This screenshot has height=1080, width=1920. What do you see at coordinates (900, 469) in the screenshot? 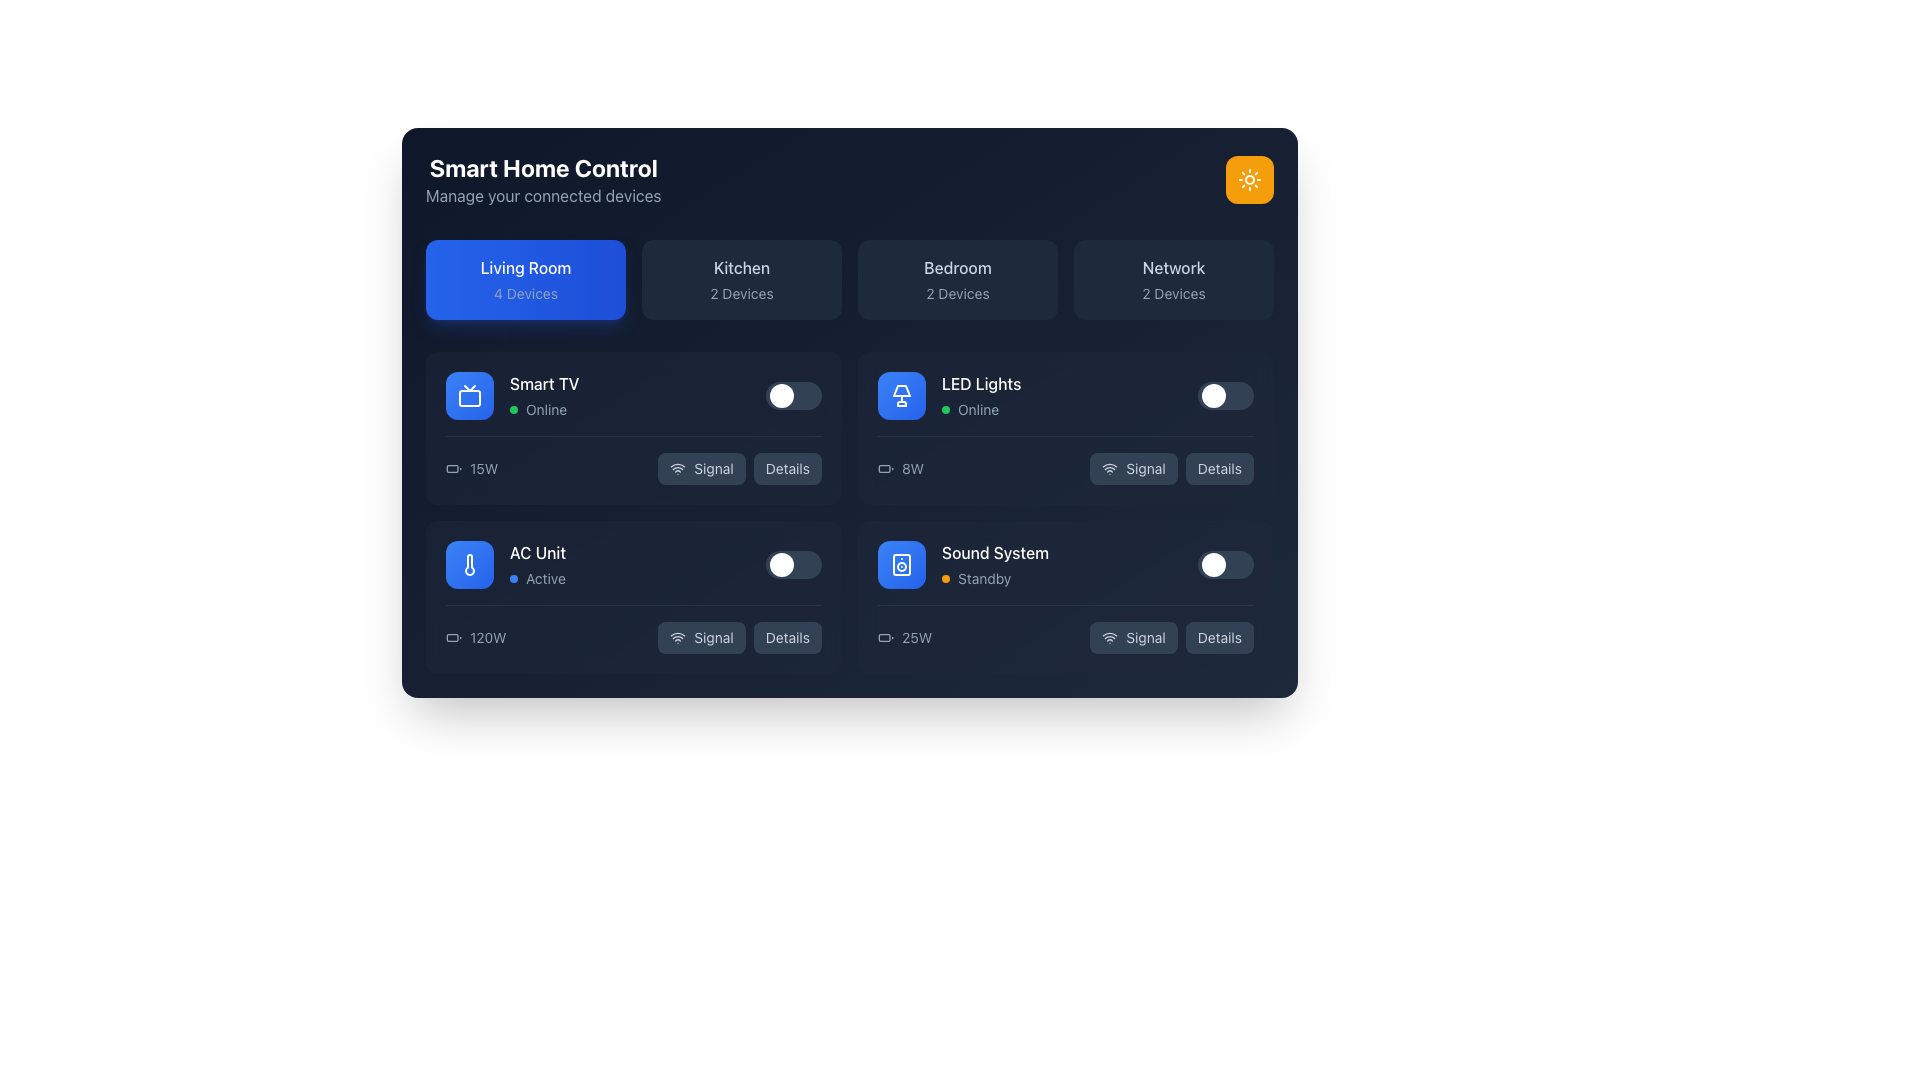
I see `the text indicating the power consumption of 8 watts for the 'LED Lights' device, which is located in the 'Living Room' section to the left of the 'Signal' button` at bounding box center [900, 469].